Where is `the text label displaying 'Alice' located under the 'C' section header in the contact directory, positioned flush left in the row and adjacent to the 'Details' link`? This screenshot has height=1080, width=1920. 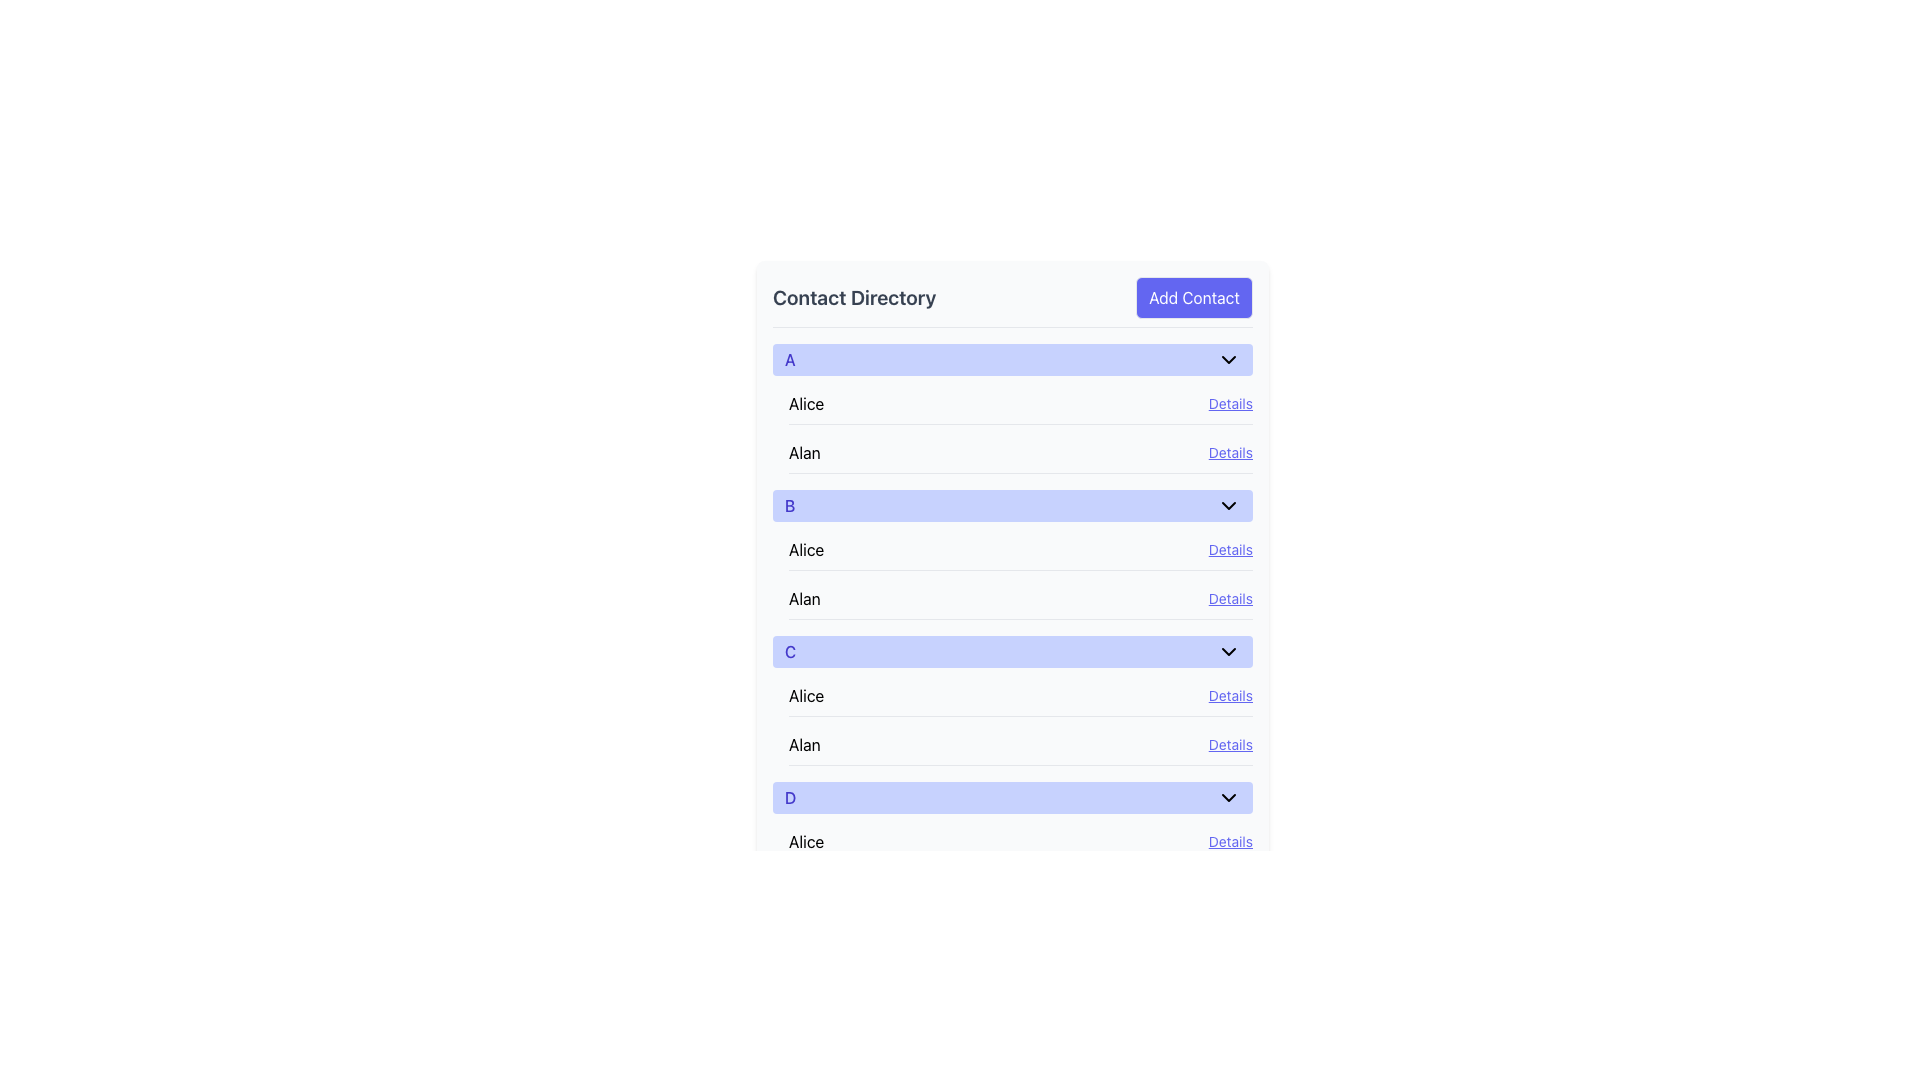
the text label displaying 'Alice' located under the 'C' section header in the contact directory, positioned flush left in the row and adjacent to the 'Details' link is located at coordinates (806, 694).